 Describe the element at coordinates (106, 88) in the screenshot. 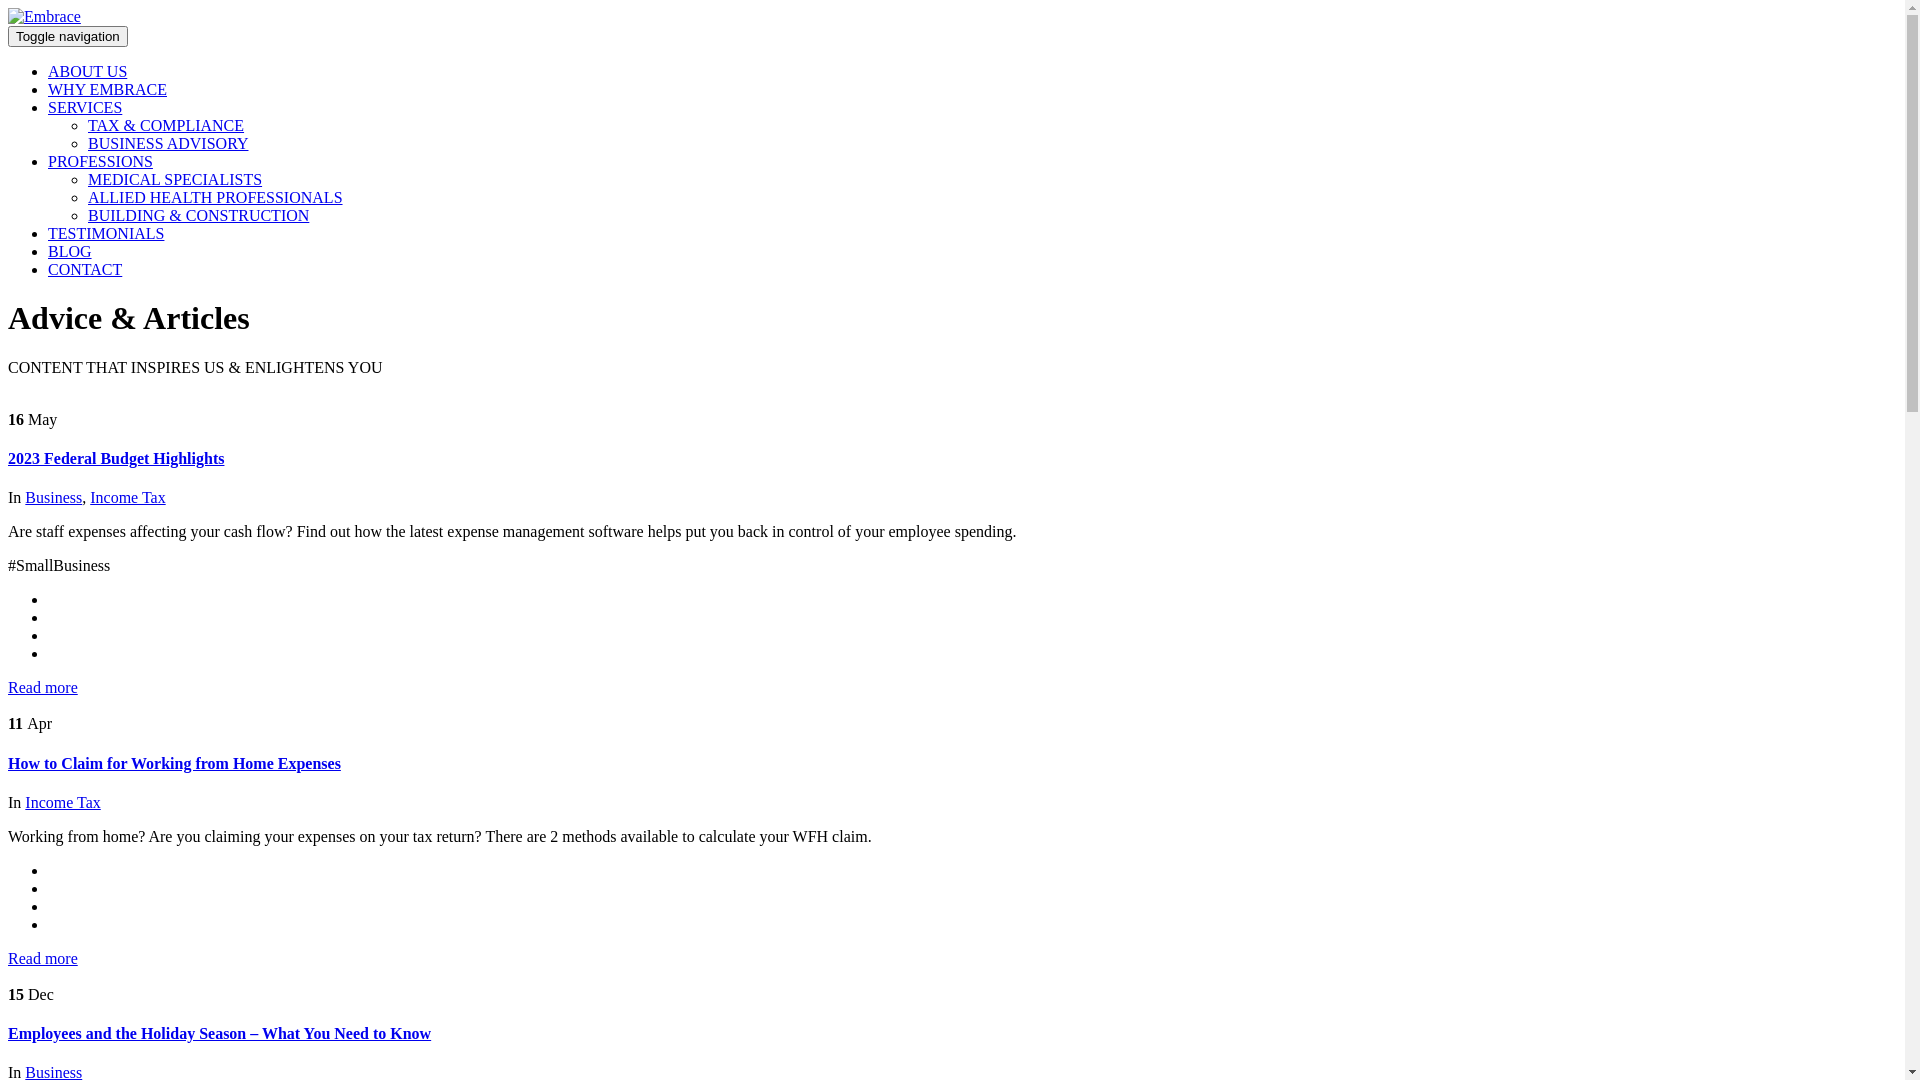

I see `'WHY EMBRACE'` at that location.